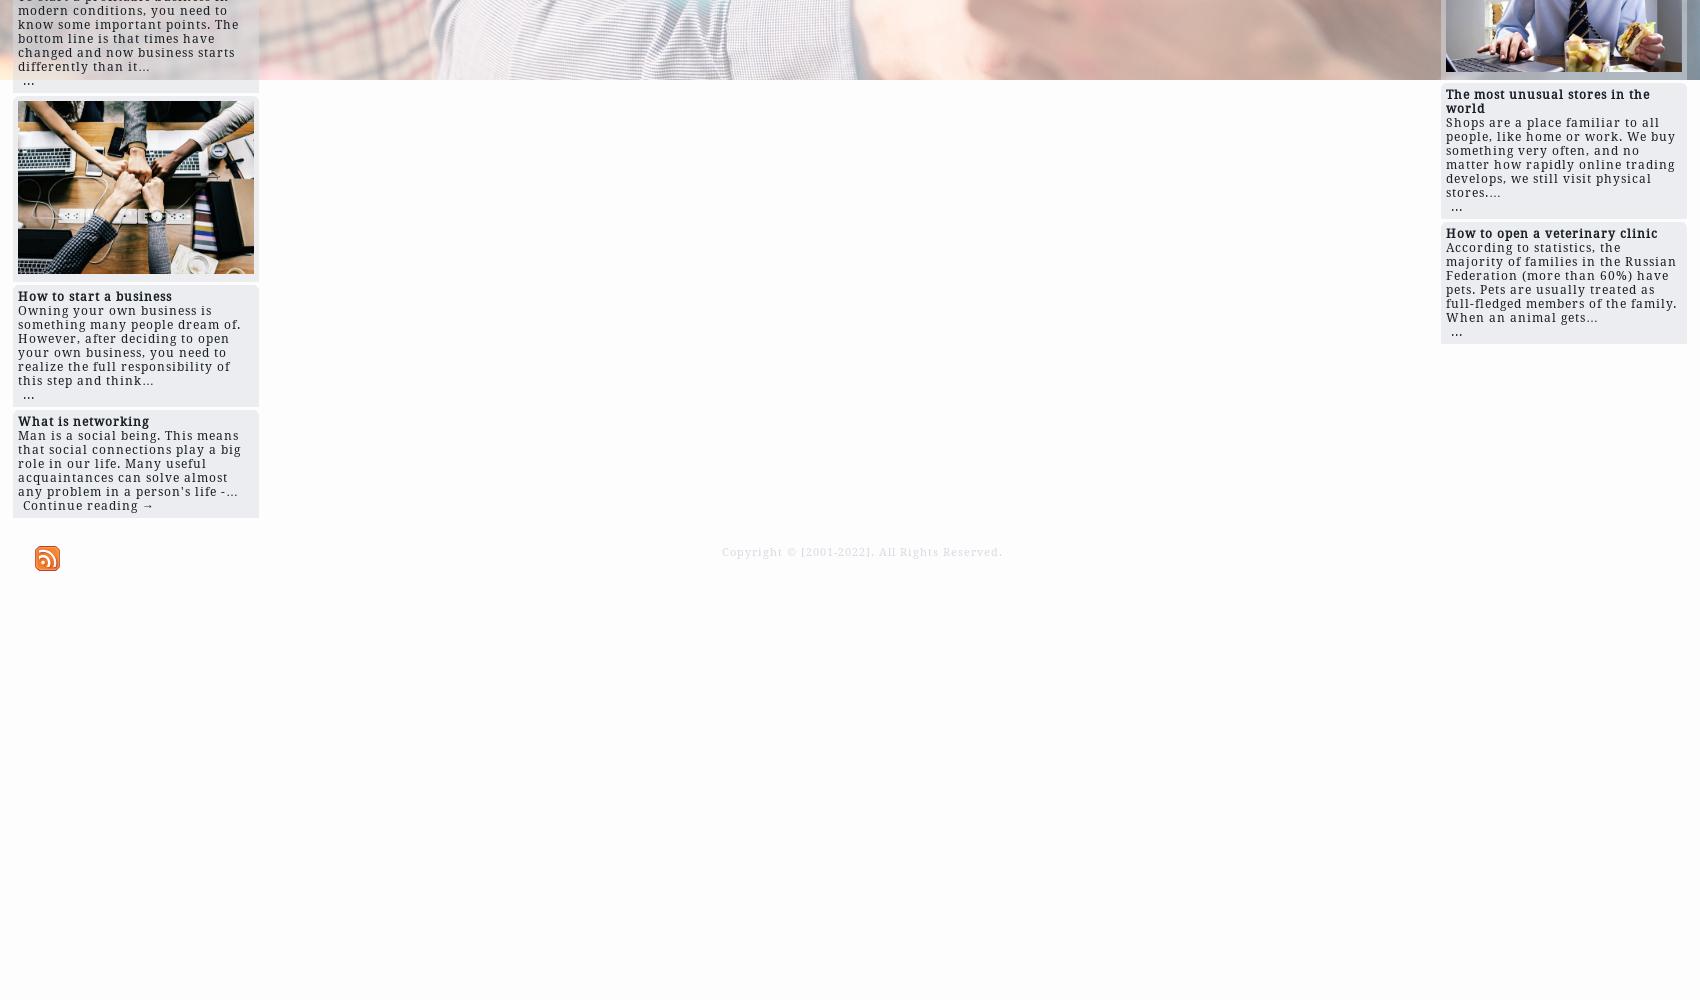  Describe the element at coordinates (18, 345) in the screenshot. I see `'Owning your own business is something many people dream of. However, after deciding to open your own business, you need to realize the full responsibility of this step and think…'` at that location.